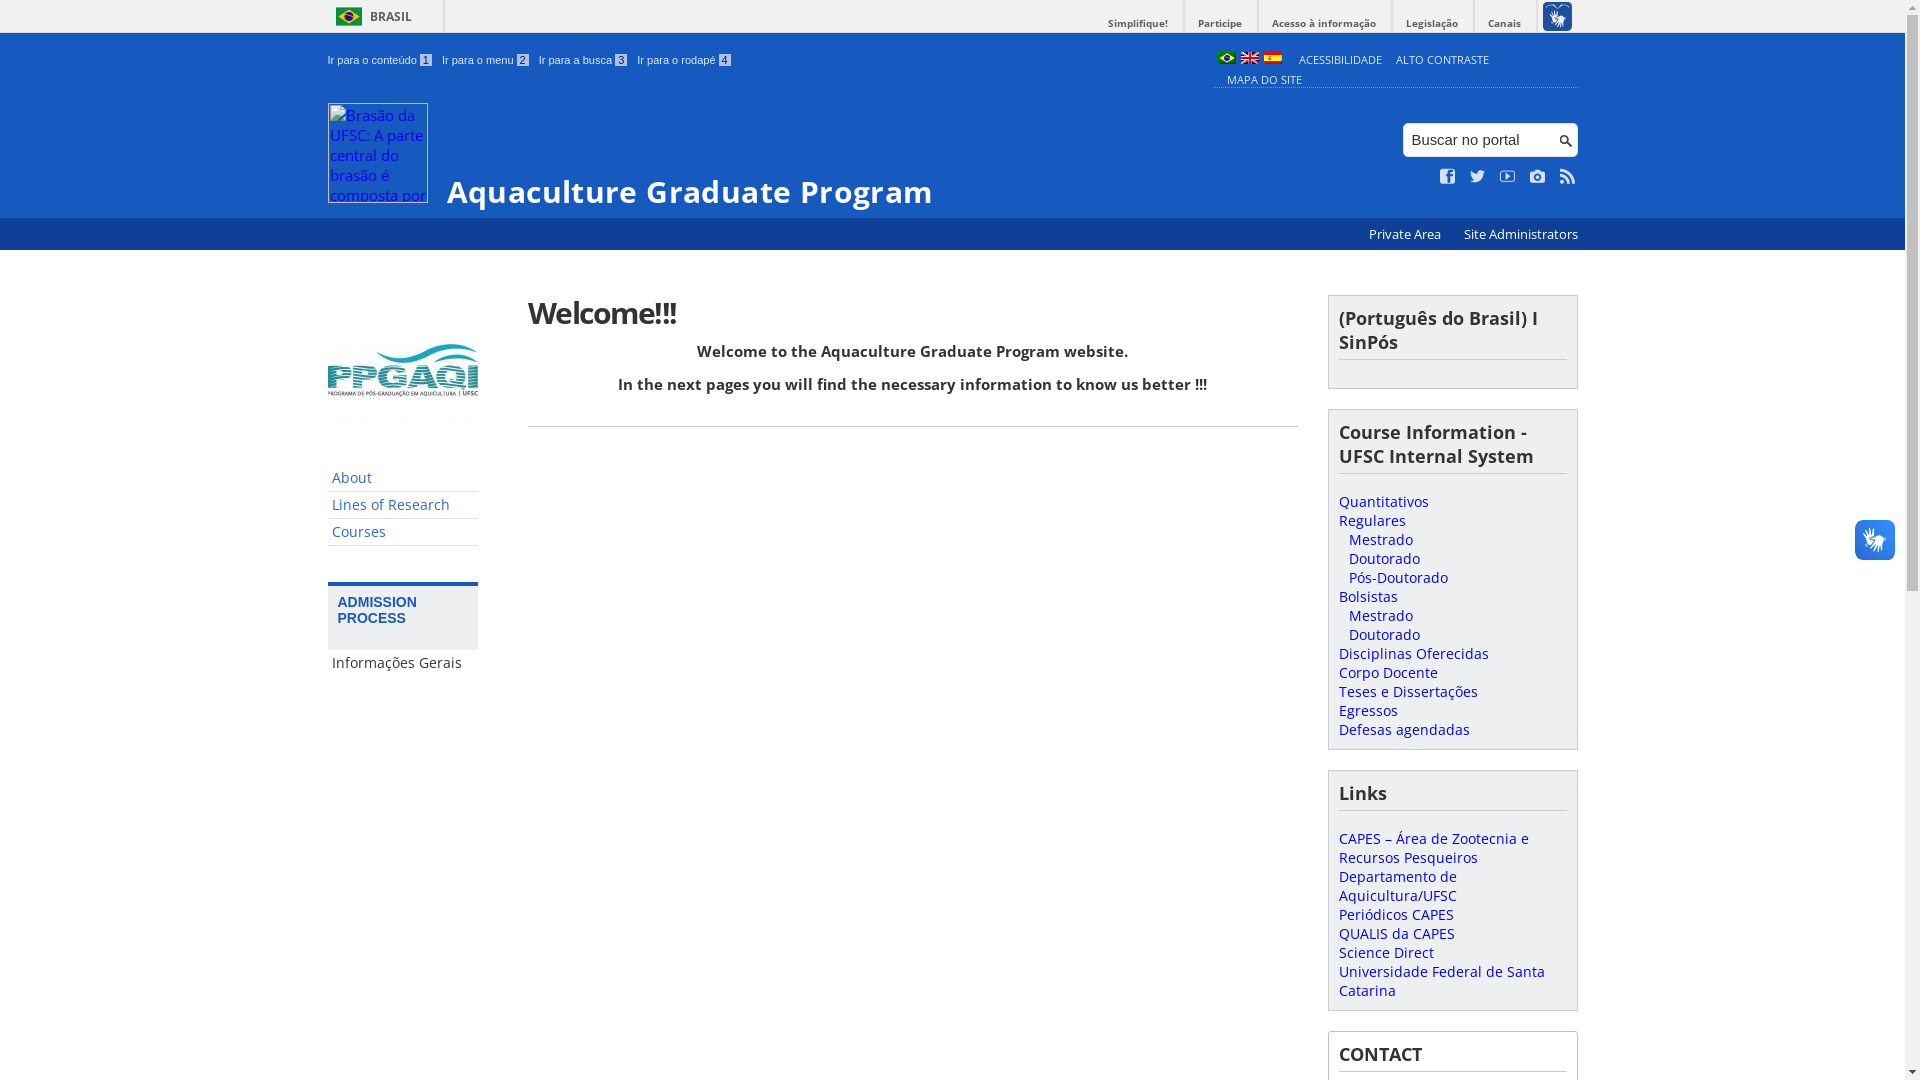 Image resolution: width=1920 pixels, height=1080 pixels. Describe the element at coordinates (1379, 614) in the screenshot. I see `'Mestrado'` at that location.